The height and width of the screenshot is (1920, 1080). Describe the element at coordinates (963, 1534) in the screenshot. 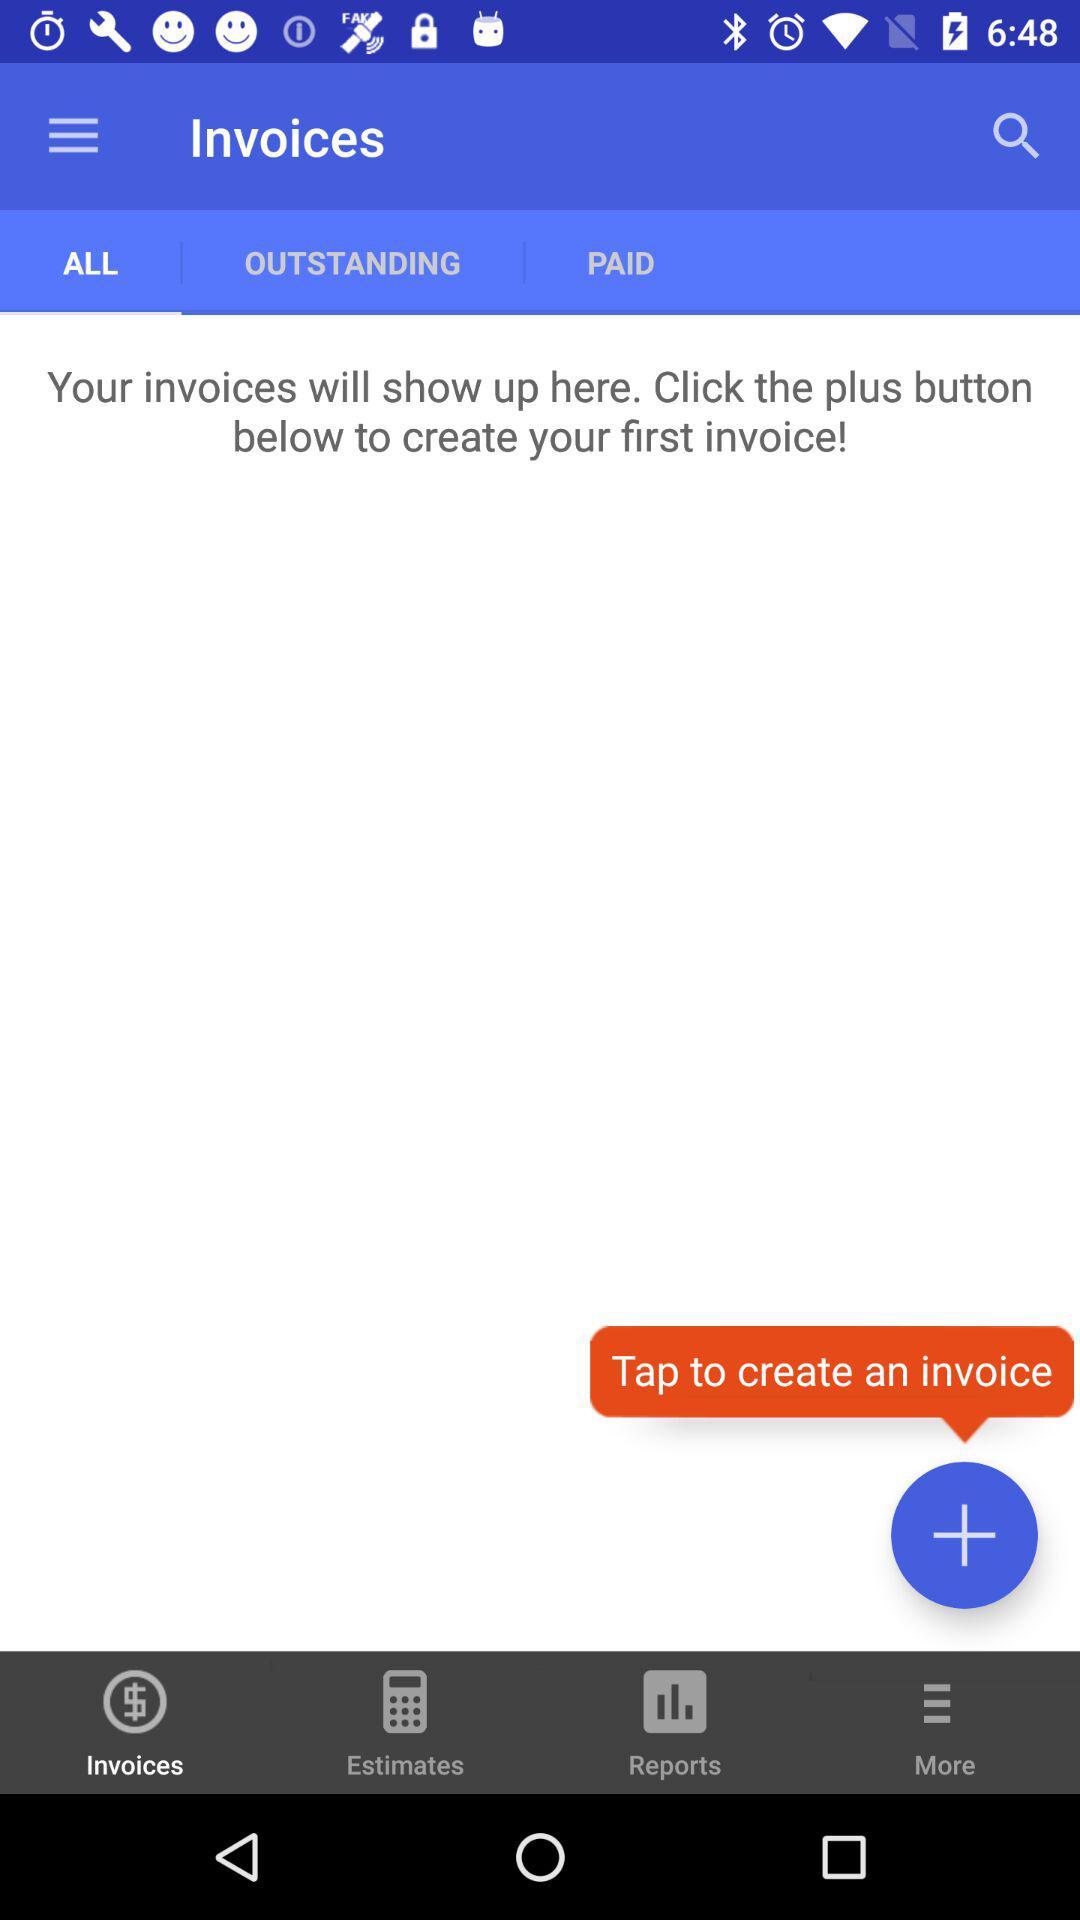

I see `creat invoice` at that location.